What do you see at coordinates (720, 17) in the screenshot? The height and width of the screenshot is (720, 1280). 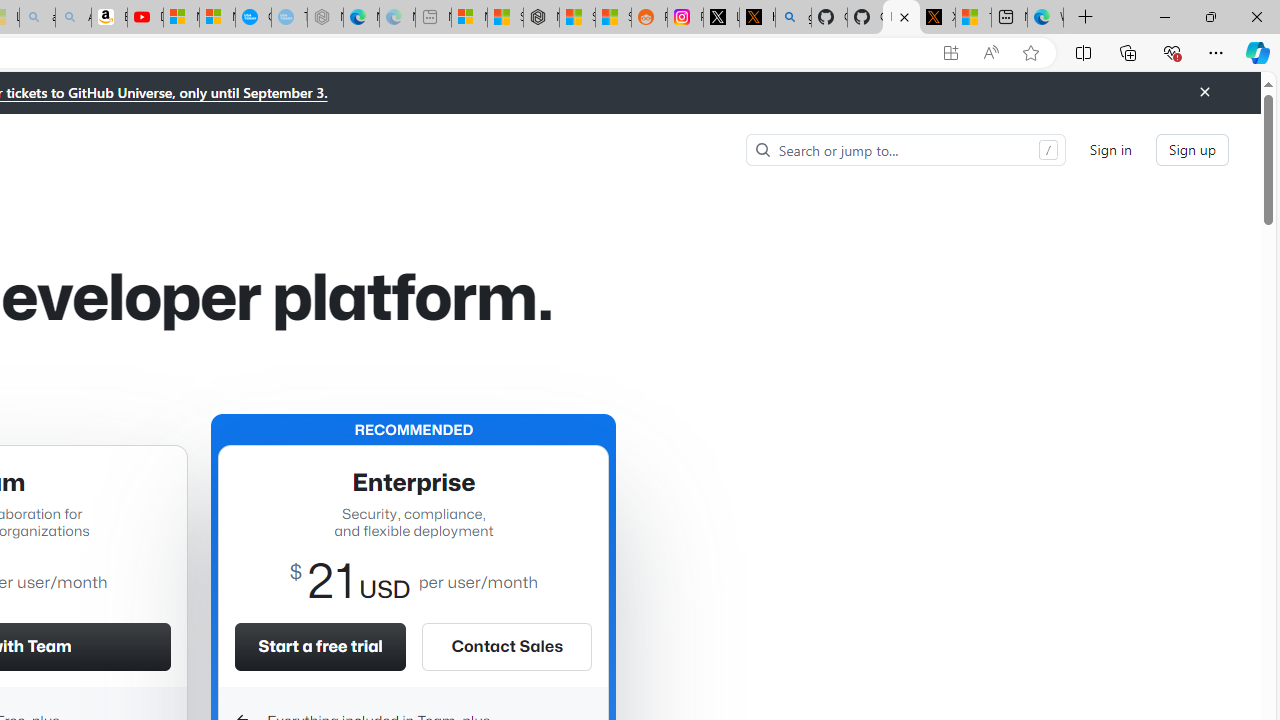 I see `'Log in to X / X'` at bounding box center [720, 17].